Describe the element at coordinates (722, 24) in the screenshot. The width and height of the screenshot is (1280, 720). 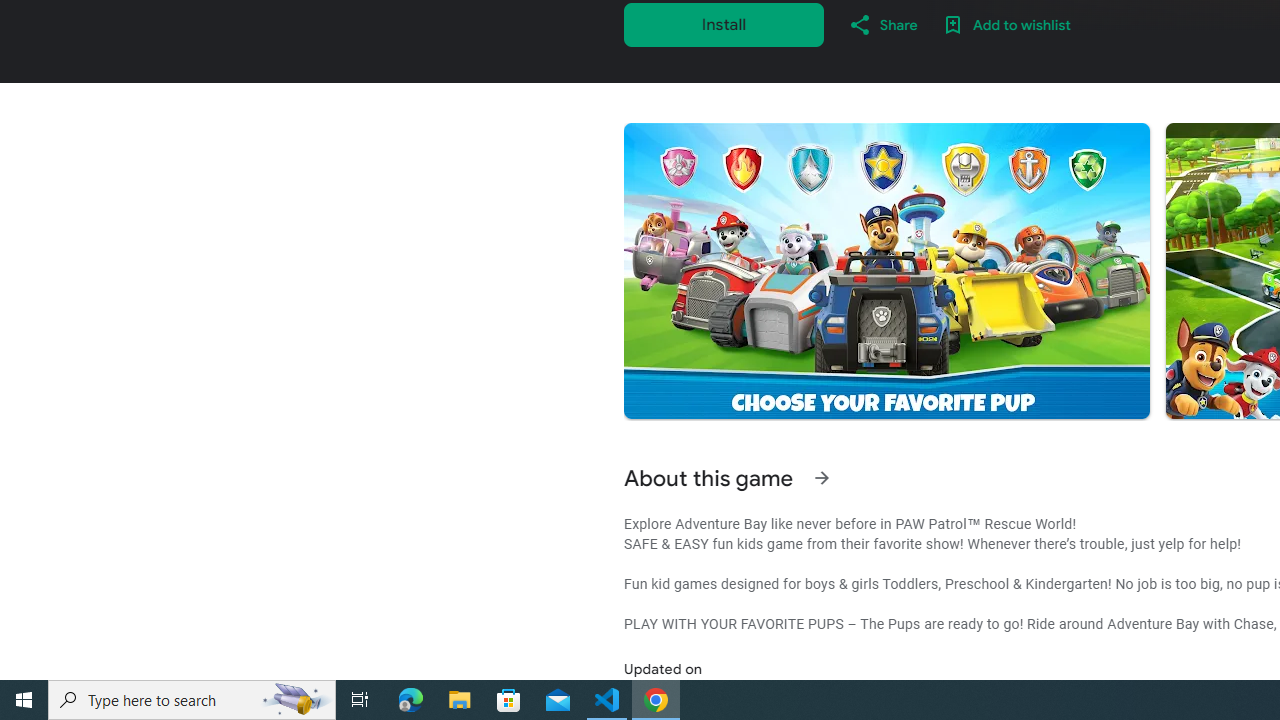
I see `'Install'` at that location.